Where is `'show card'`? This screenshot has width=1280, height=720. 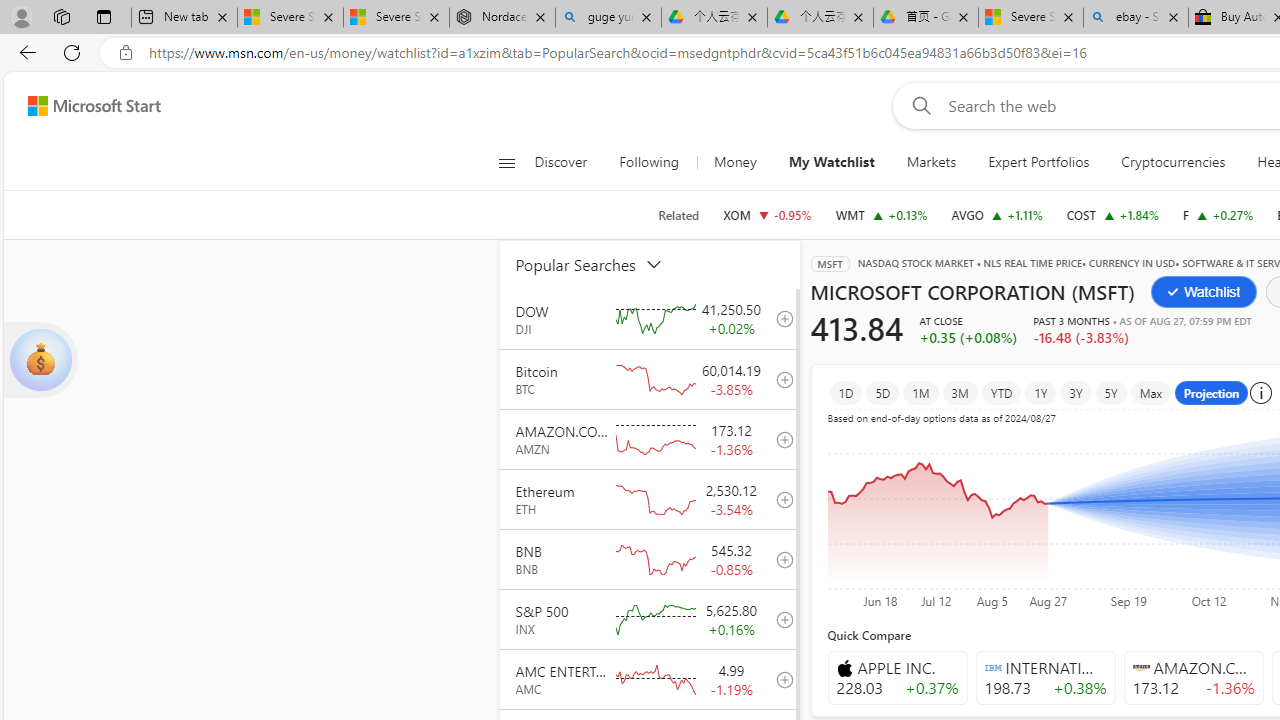
'show card' is located at coordinates (40, 360).